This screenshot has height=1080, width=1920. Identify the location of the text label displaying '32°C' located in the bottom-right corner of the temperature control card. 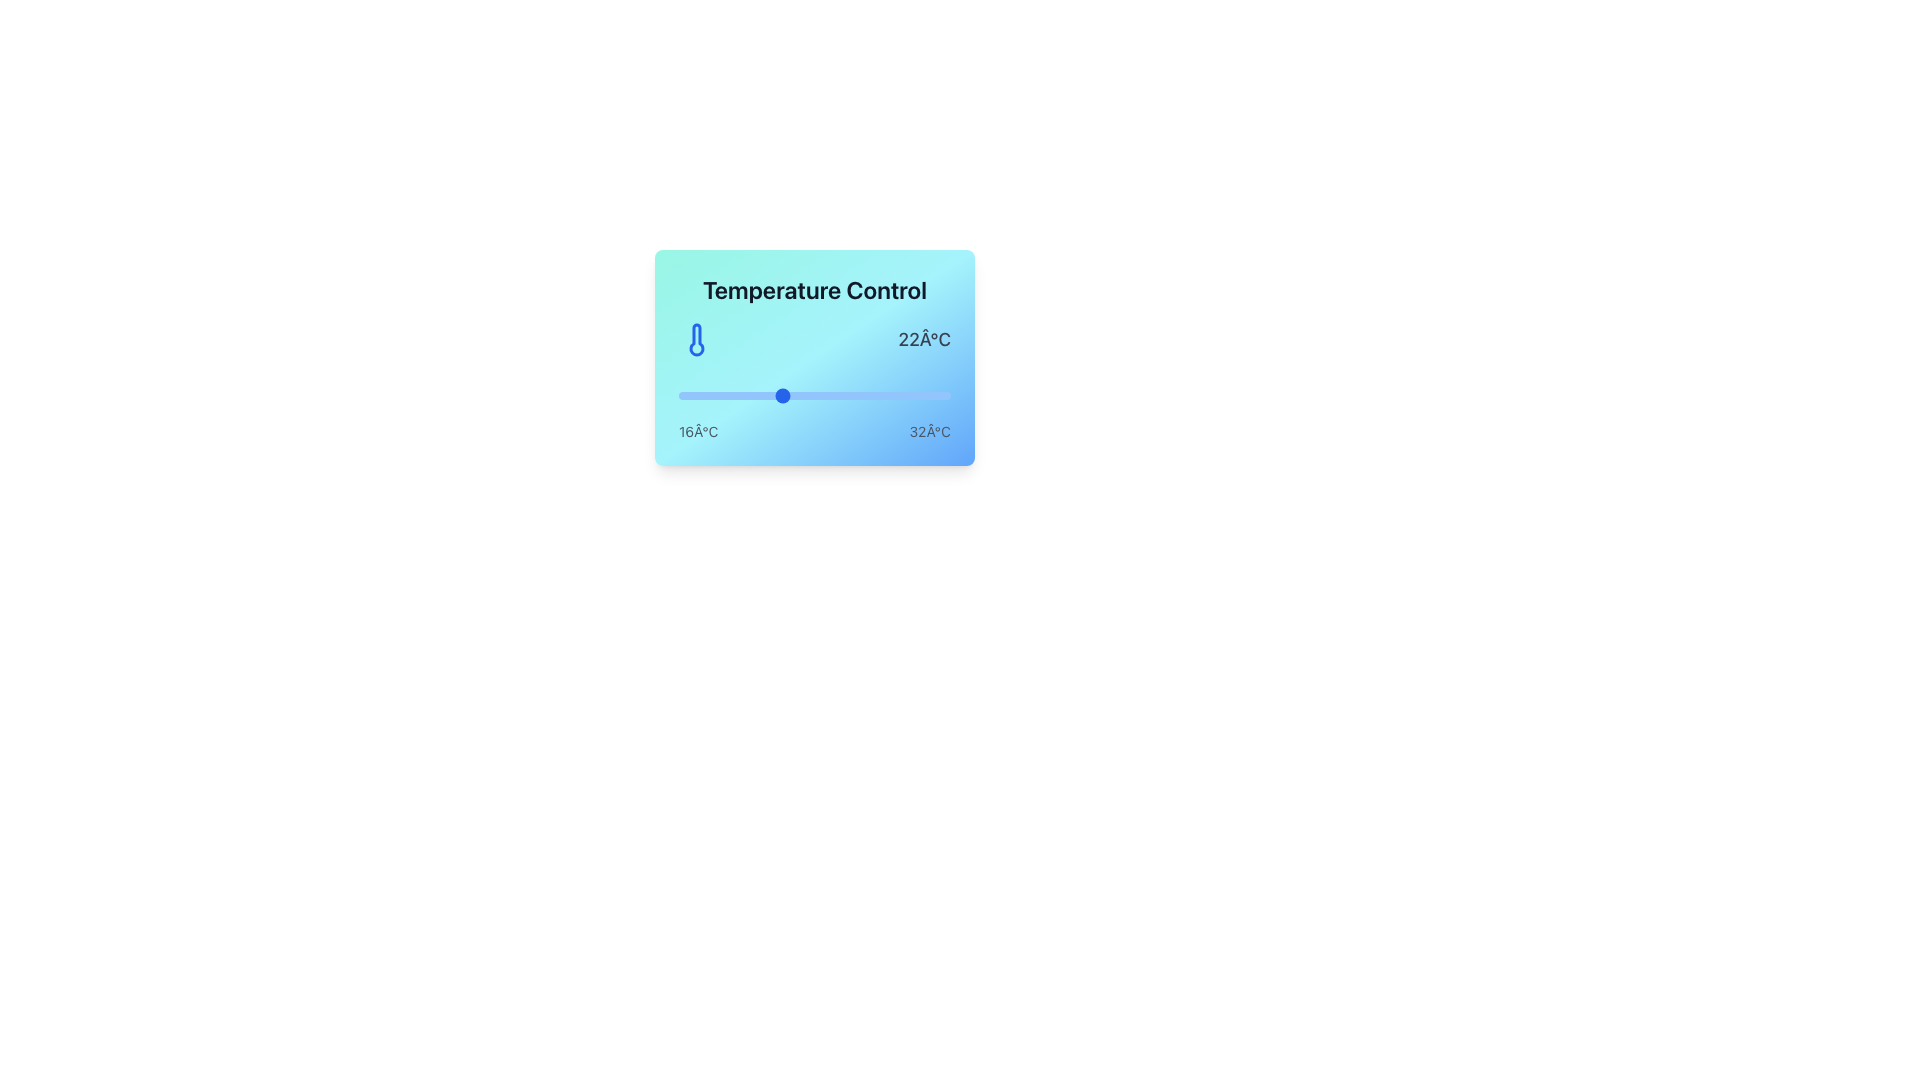
(929, 431).